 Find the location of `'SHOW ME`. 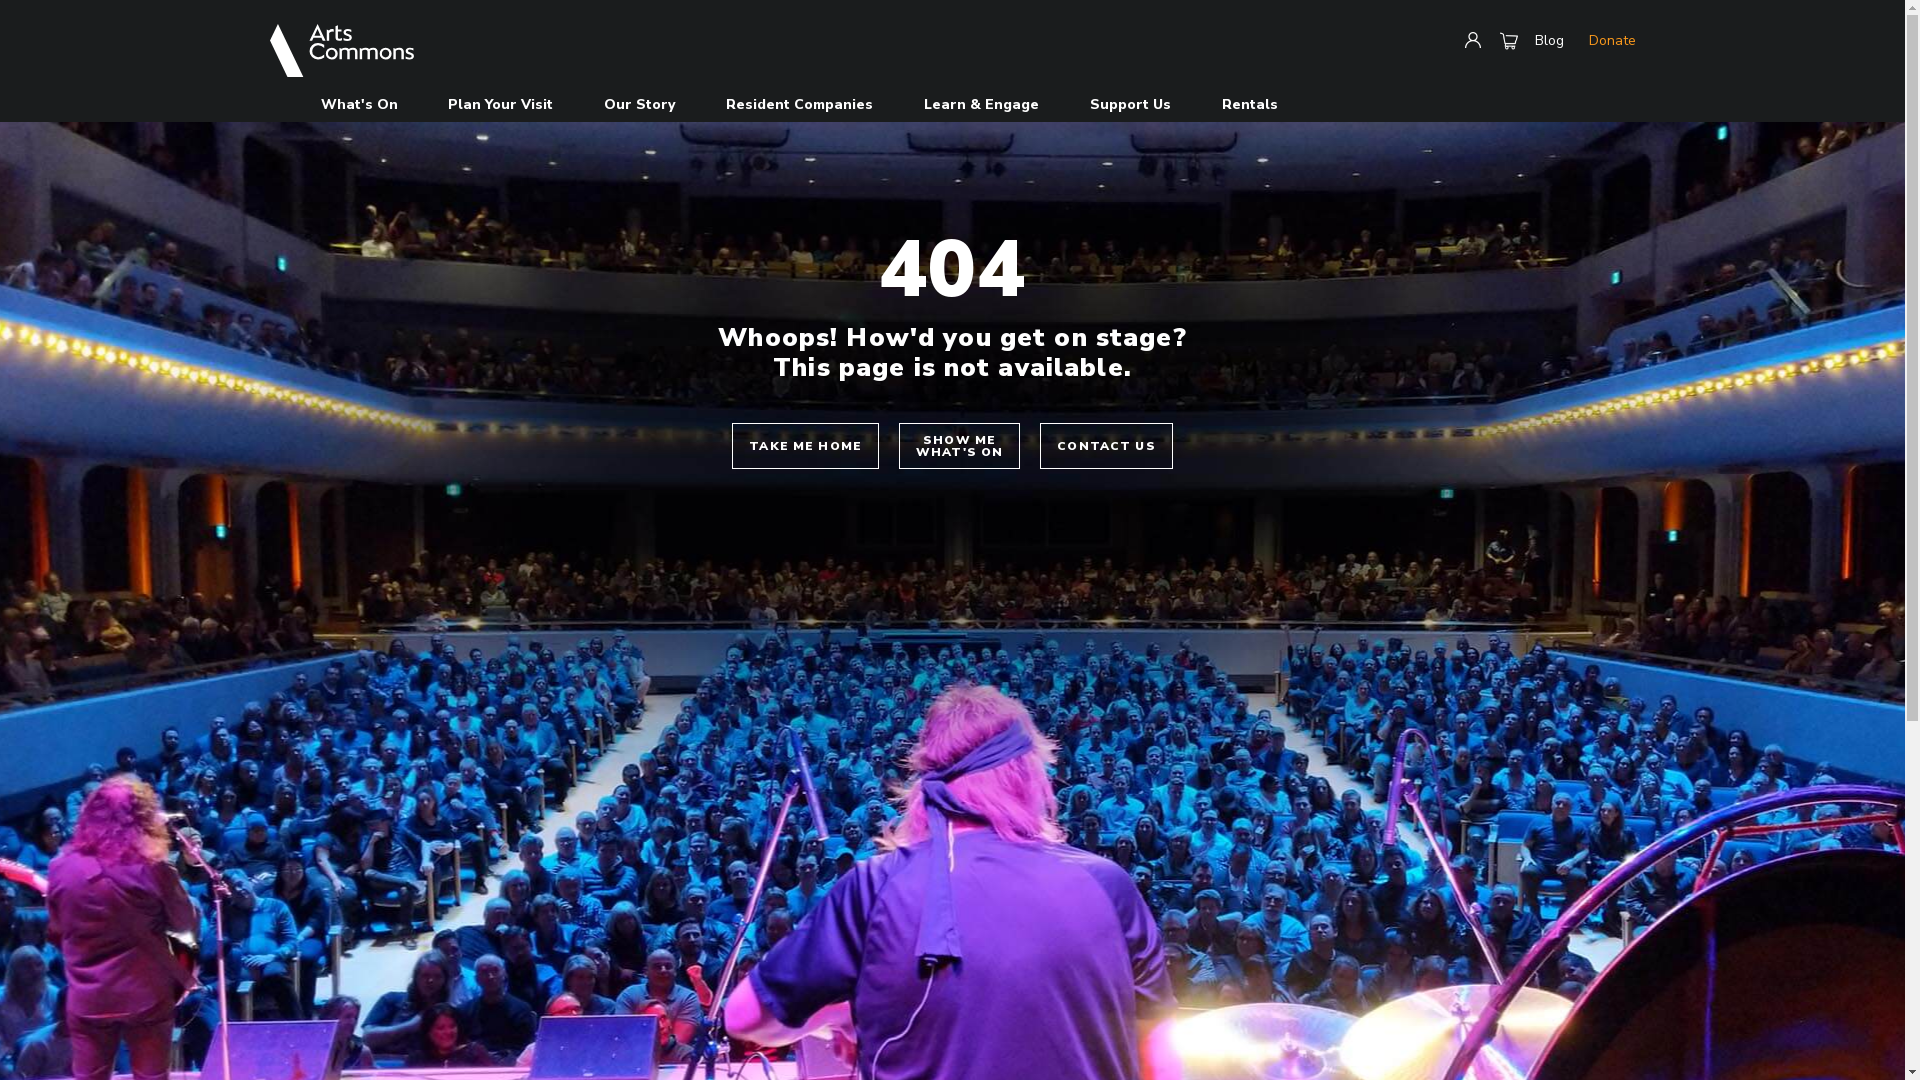

'SHOW ME is located at coordinates (958, 445).